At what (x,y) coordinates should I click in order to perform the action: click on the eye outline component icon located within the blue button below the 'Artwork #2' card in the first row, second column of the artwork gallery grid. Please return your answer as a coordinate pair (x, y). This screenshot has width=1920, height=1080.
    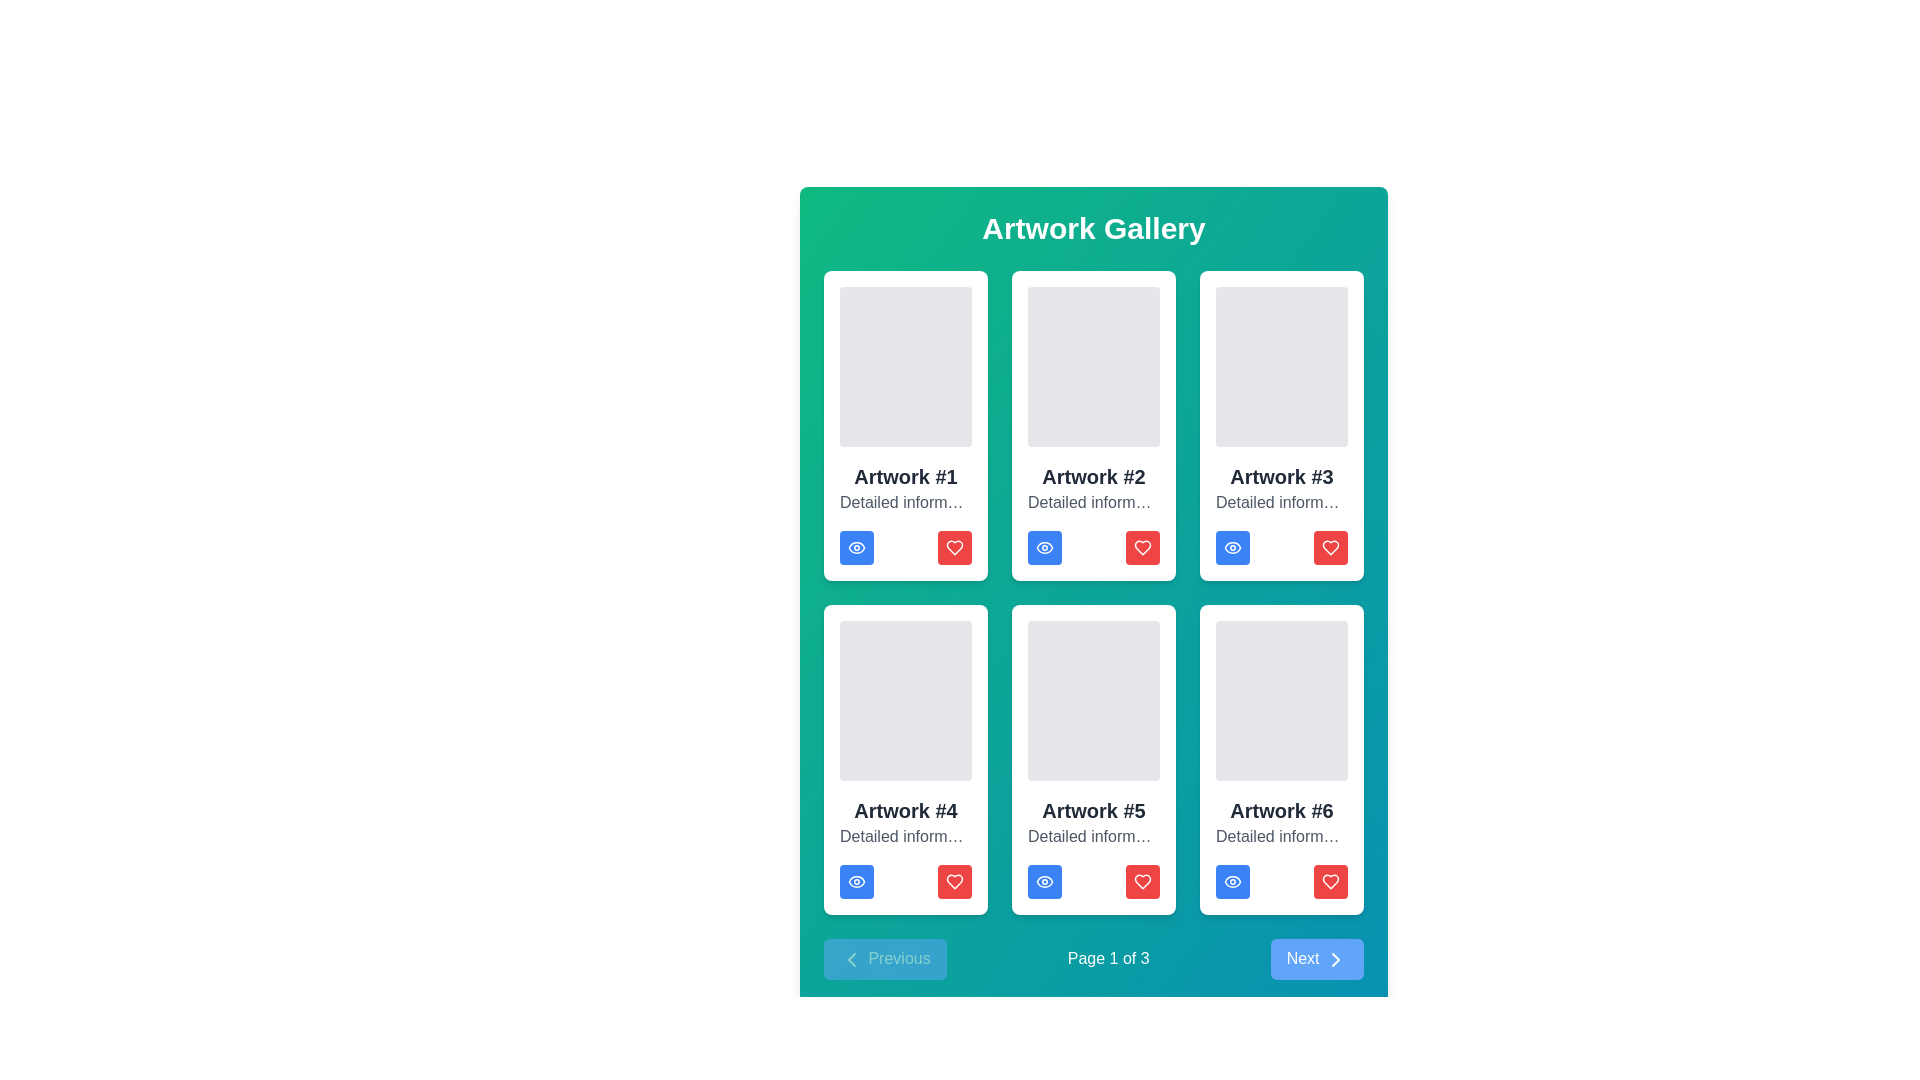
    Looking at the image, I should click on (1044, 547).